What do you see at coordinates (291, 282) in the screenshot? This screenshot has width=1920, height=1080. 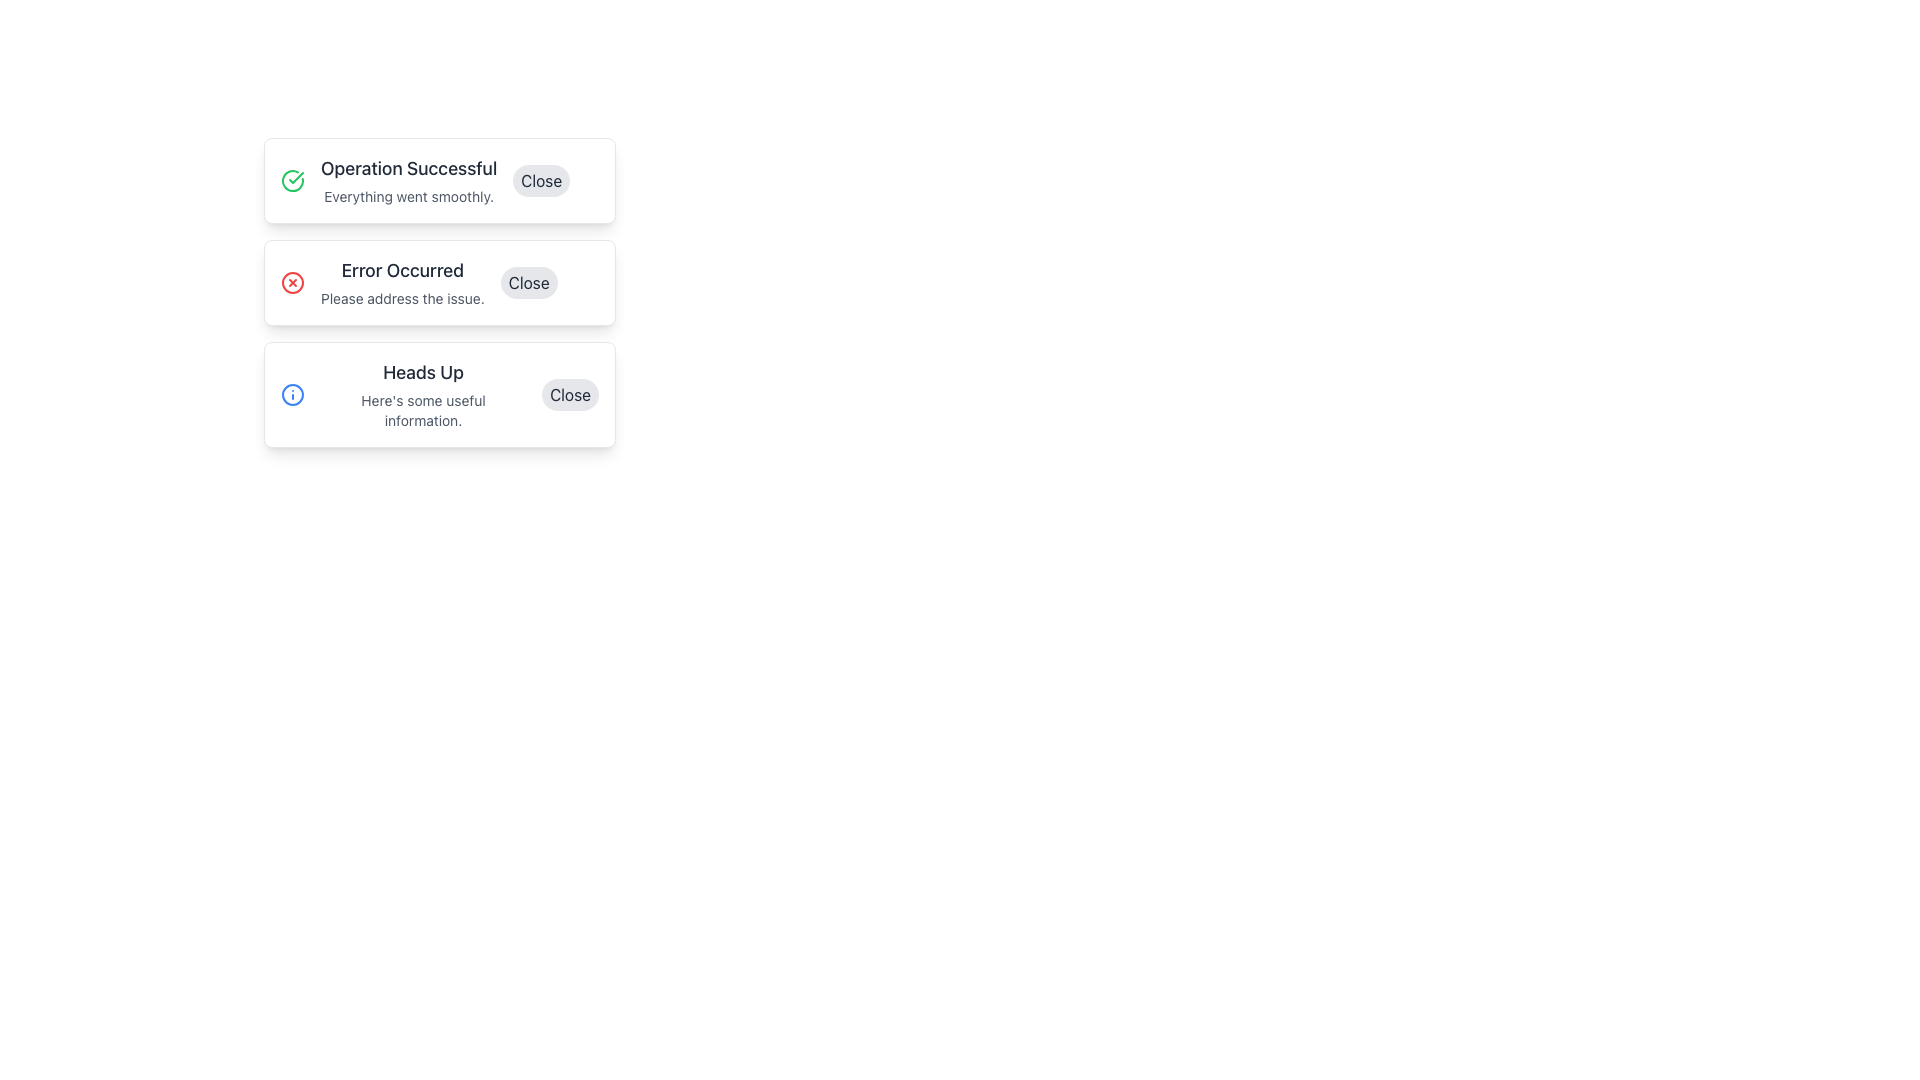 I see `the circular icon with a red stroke located in the middle notification card to the left of the text content` at bounding box center [291, 282].